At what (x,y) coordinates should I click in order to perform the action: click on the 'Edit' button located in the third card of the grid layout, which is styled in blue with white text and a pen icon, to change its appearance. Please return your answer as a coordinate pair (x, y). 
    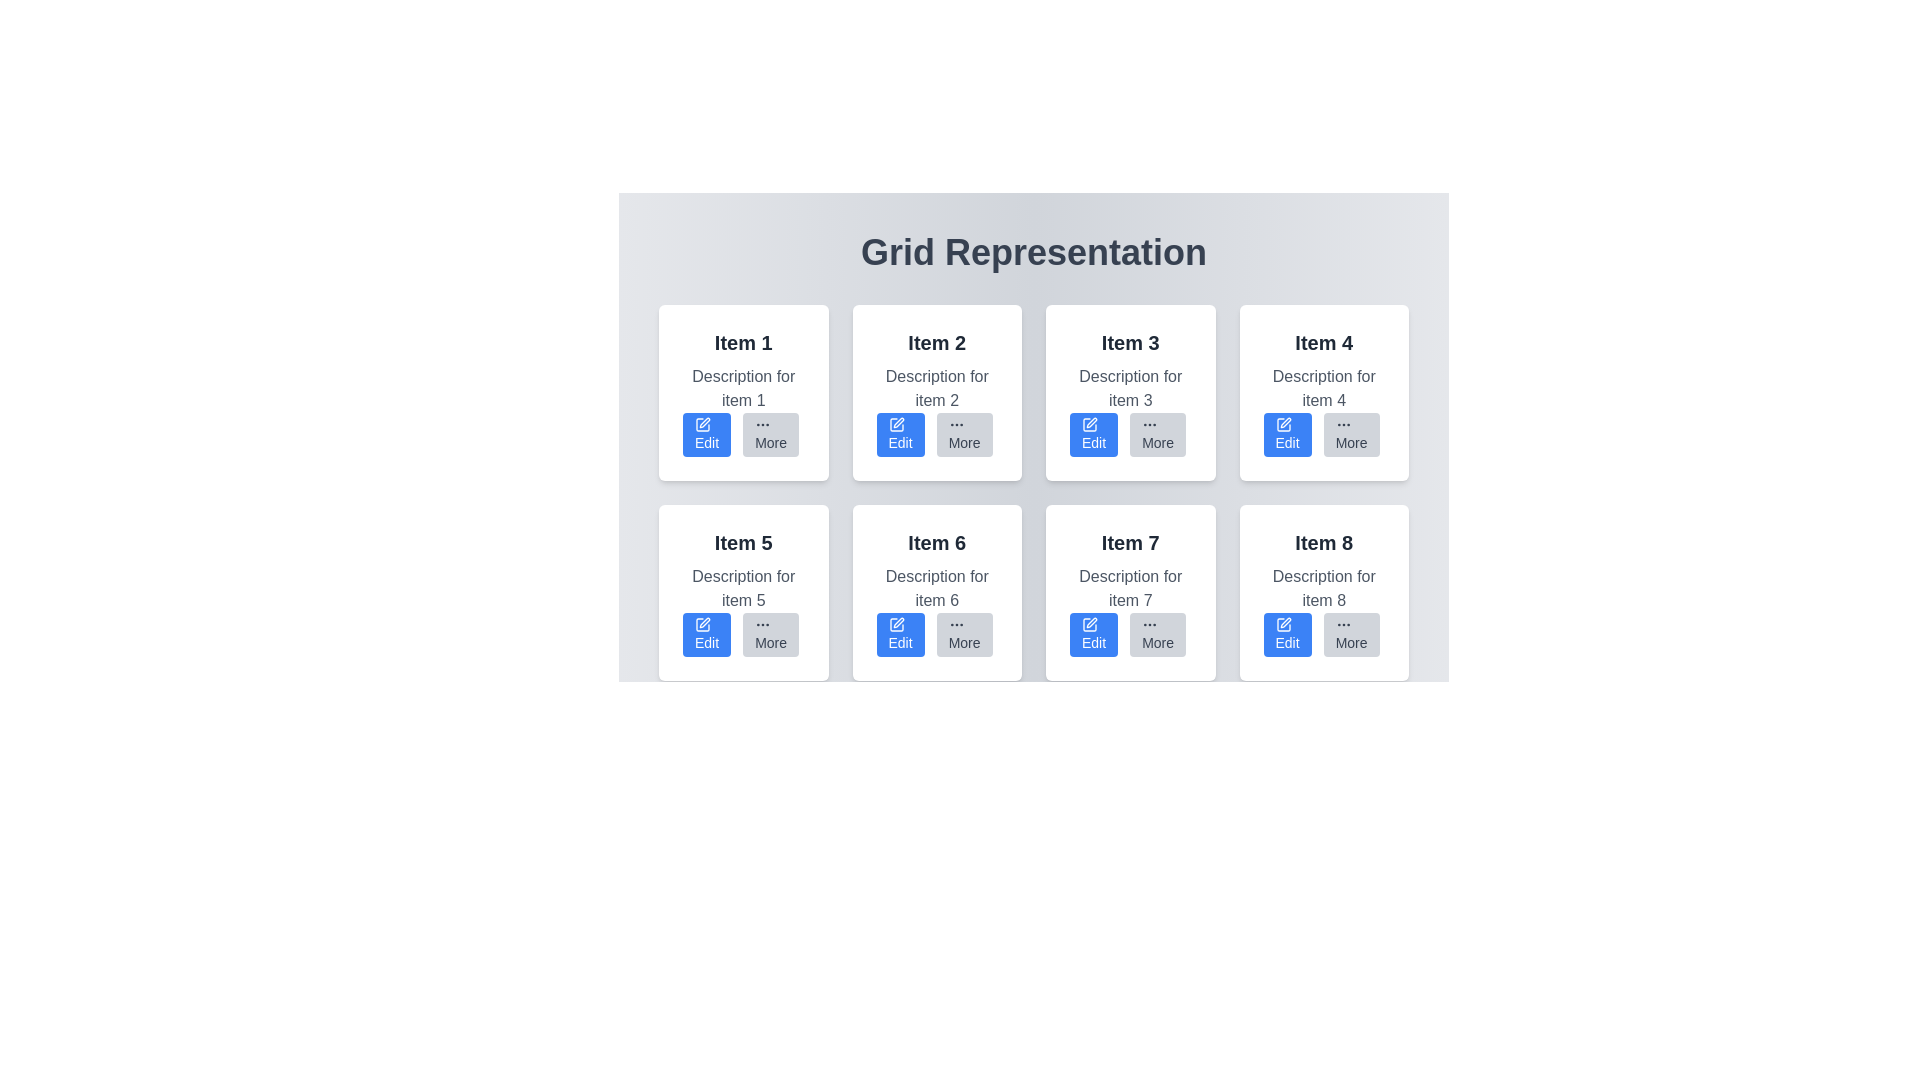
    Looking at the image, I should click on (1093, 434).